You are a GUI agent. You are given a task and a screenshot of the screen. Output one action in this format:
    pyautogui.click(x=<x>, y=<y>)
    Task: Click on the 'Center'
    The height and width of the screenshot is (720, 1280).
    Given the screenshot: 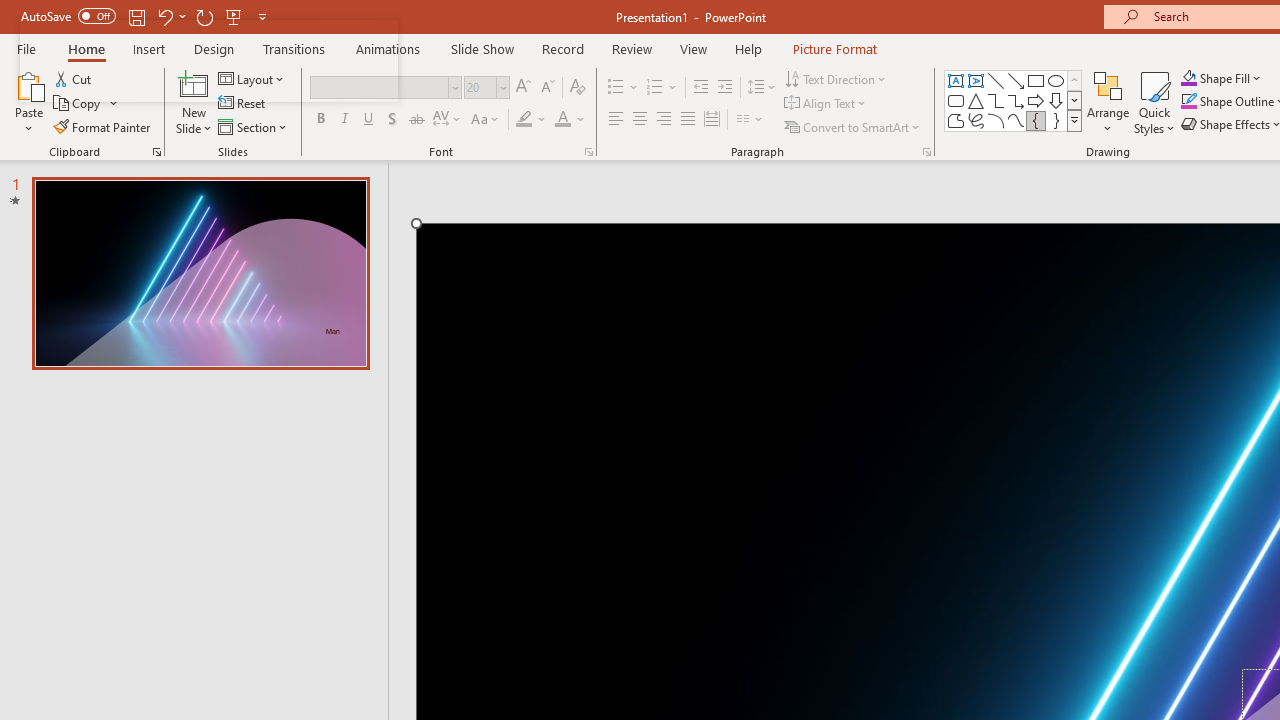 What is the action you would take?
    pyautogui.click(x=640, y=119)
    